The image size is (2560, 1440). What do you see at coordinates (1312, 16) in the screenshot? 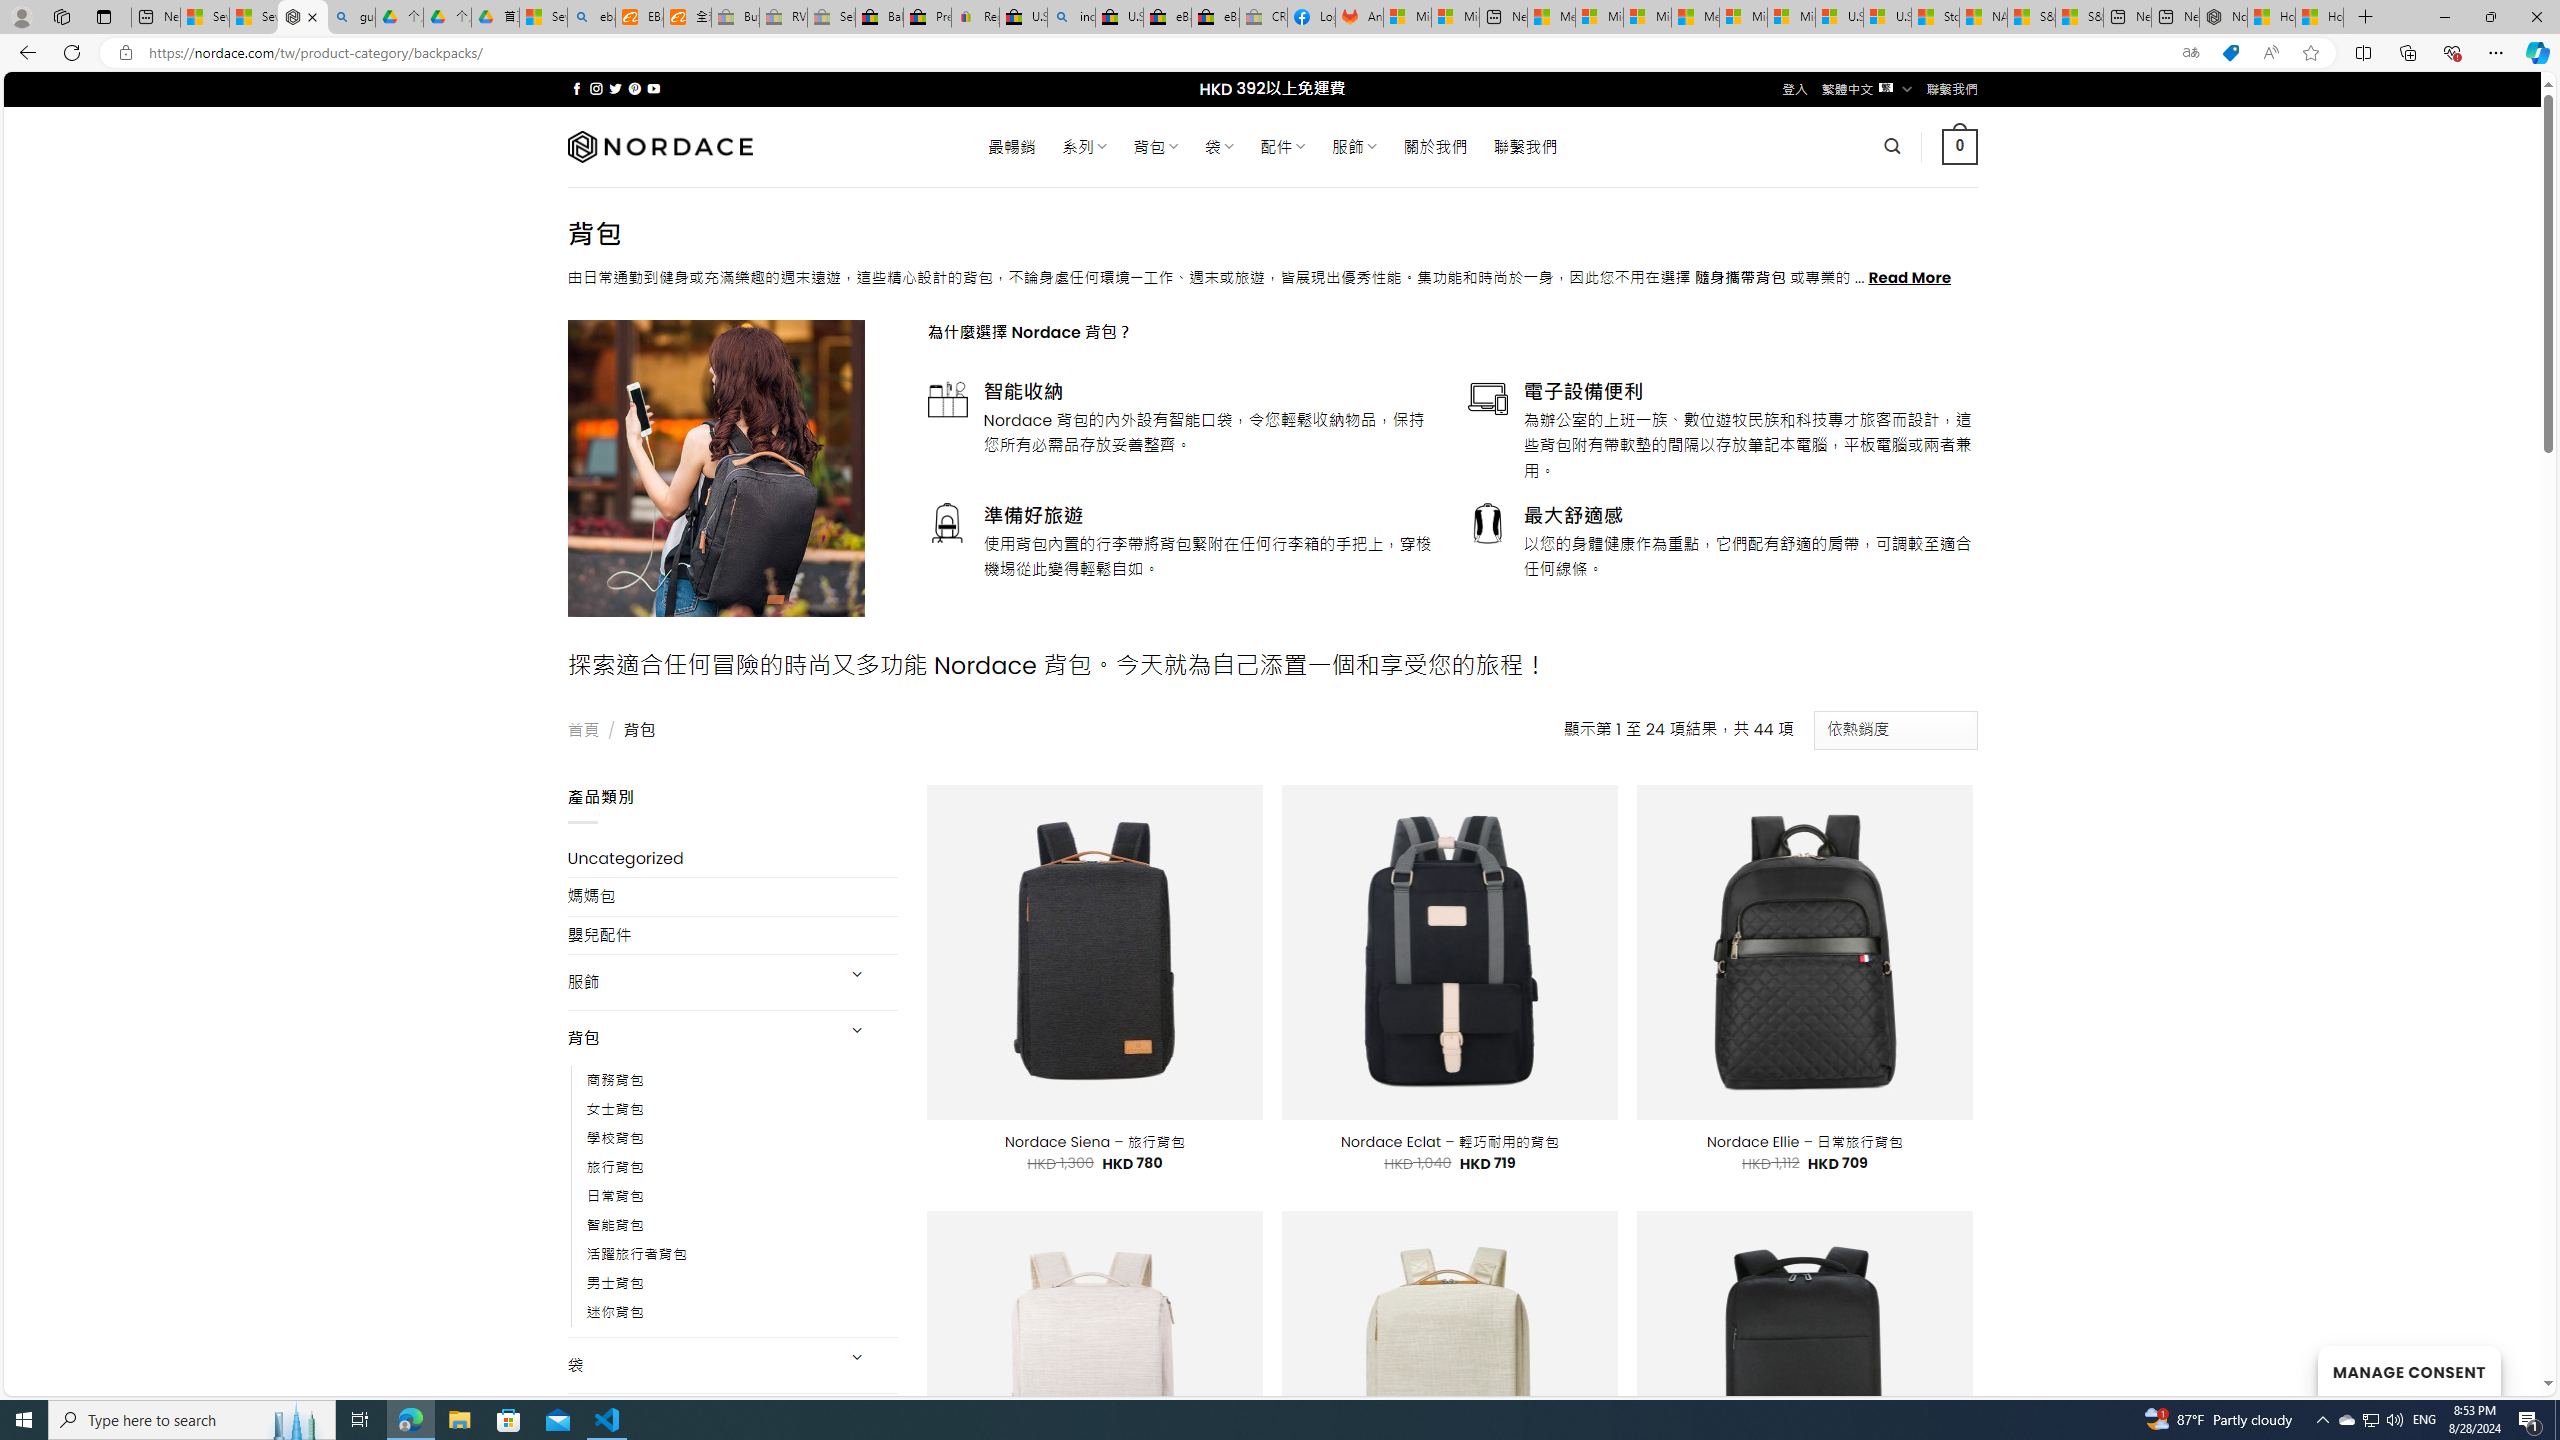
I see `'Log into Facebook'` at bounding box center [1312, 16].